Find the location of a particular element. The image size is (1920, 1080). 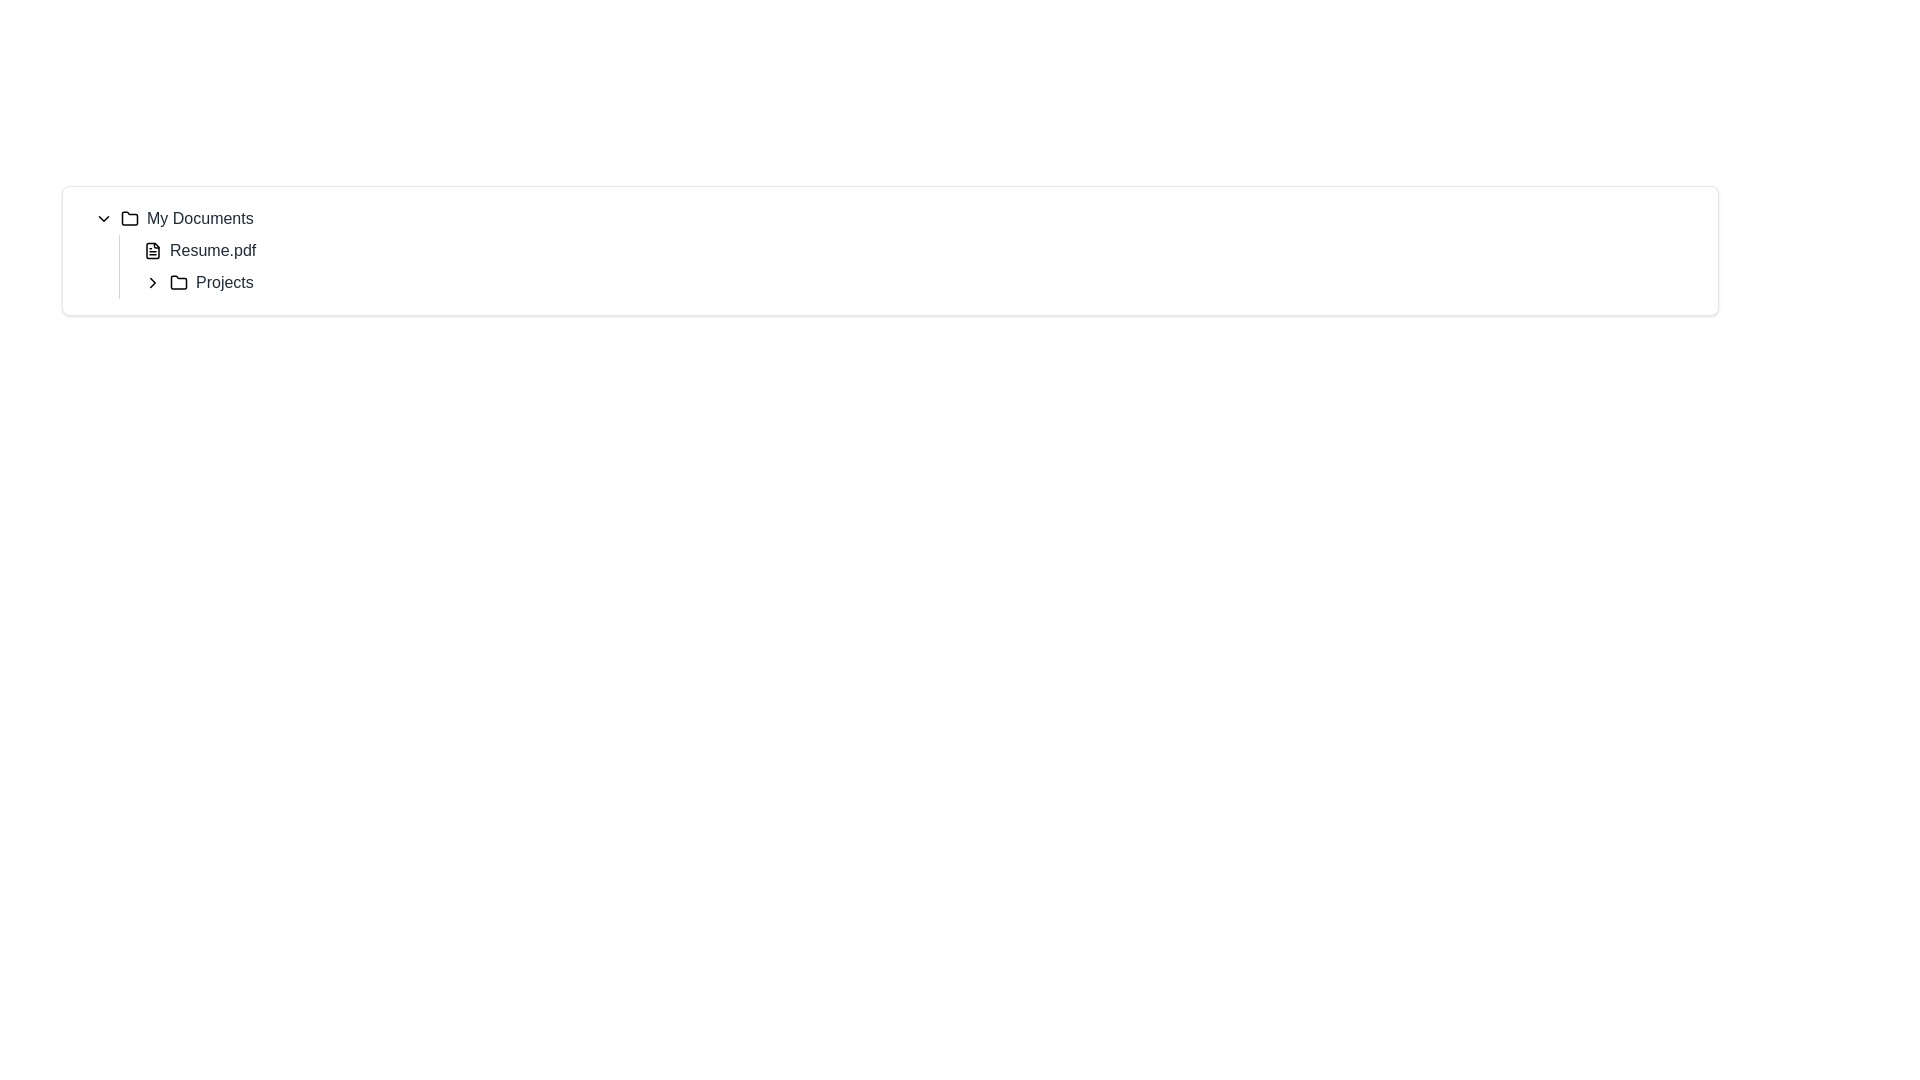

the toggle button located as the first icon on the left under the 'My Documents' section is located at coordinates (103, 219).